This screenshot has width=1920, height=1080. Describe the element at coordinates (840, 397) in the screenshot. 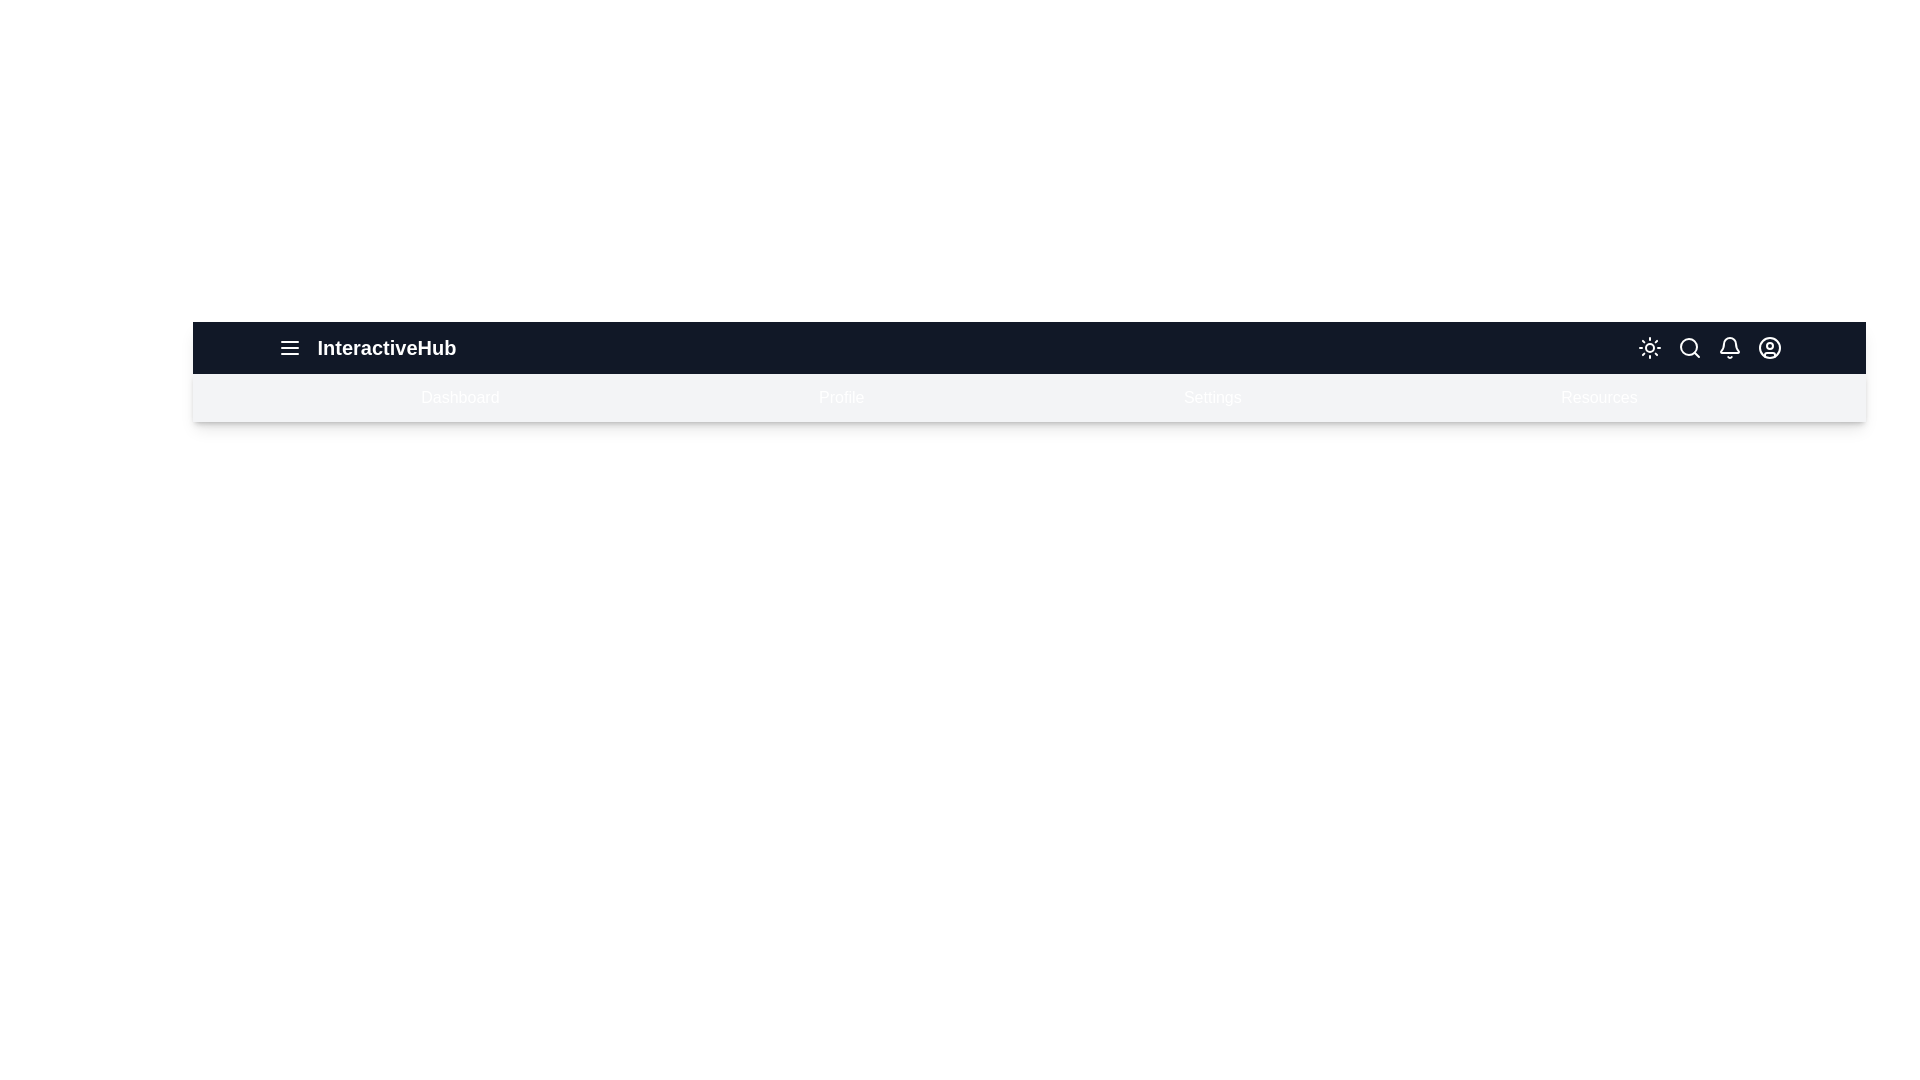

I see `the Profile navigation link` at that location.